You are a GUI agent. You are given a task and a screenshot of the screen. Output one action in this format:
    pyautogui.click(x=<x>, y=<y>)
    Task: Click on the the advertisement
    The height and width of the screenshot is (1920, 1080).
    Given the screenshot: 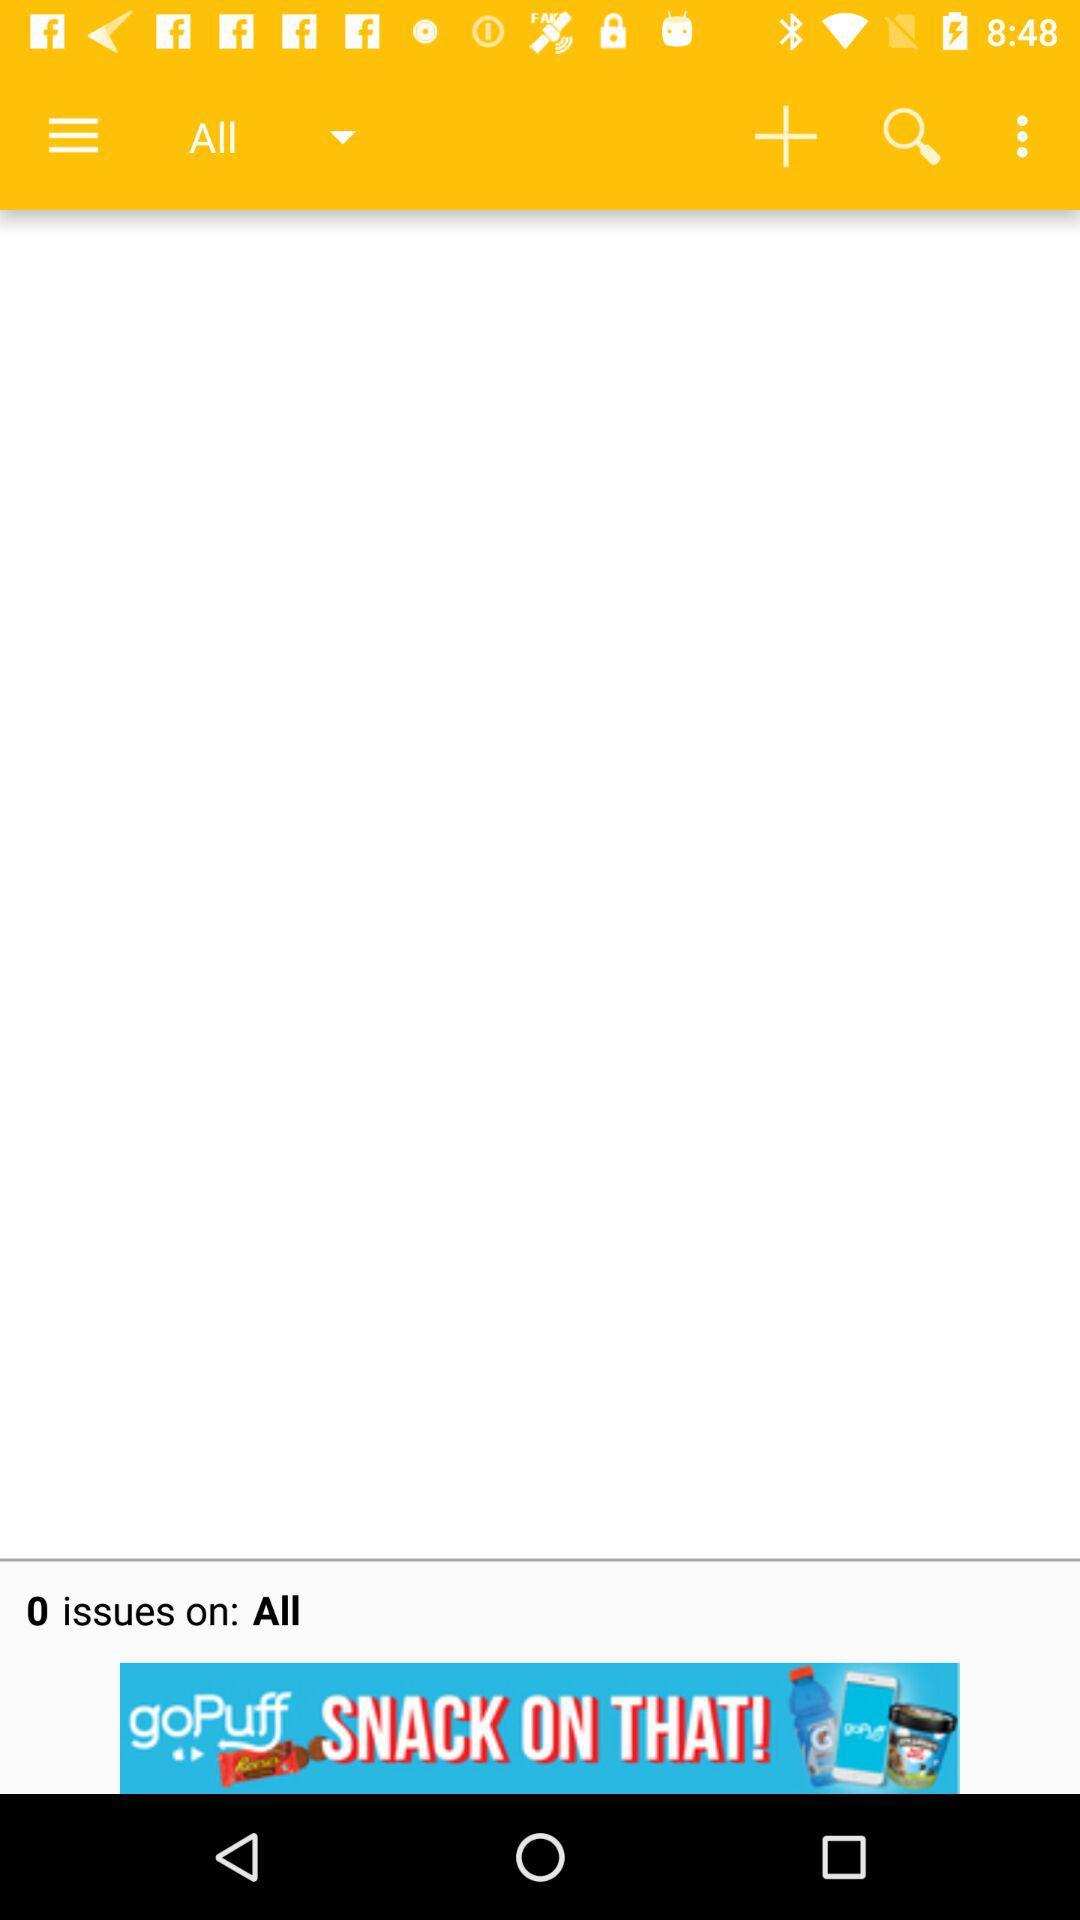 What is the action you would take?
    pyautogui.click(x=540, y=1727)
    